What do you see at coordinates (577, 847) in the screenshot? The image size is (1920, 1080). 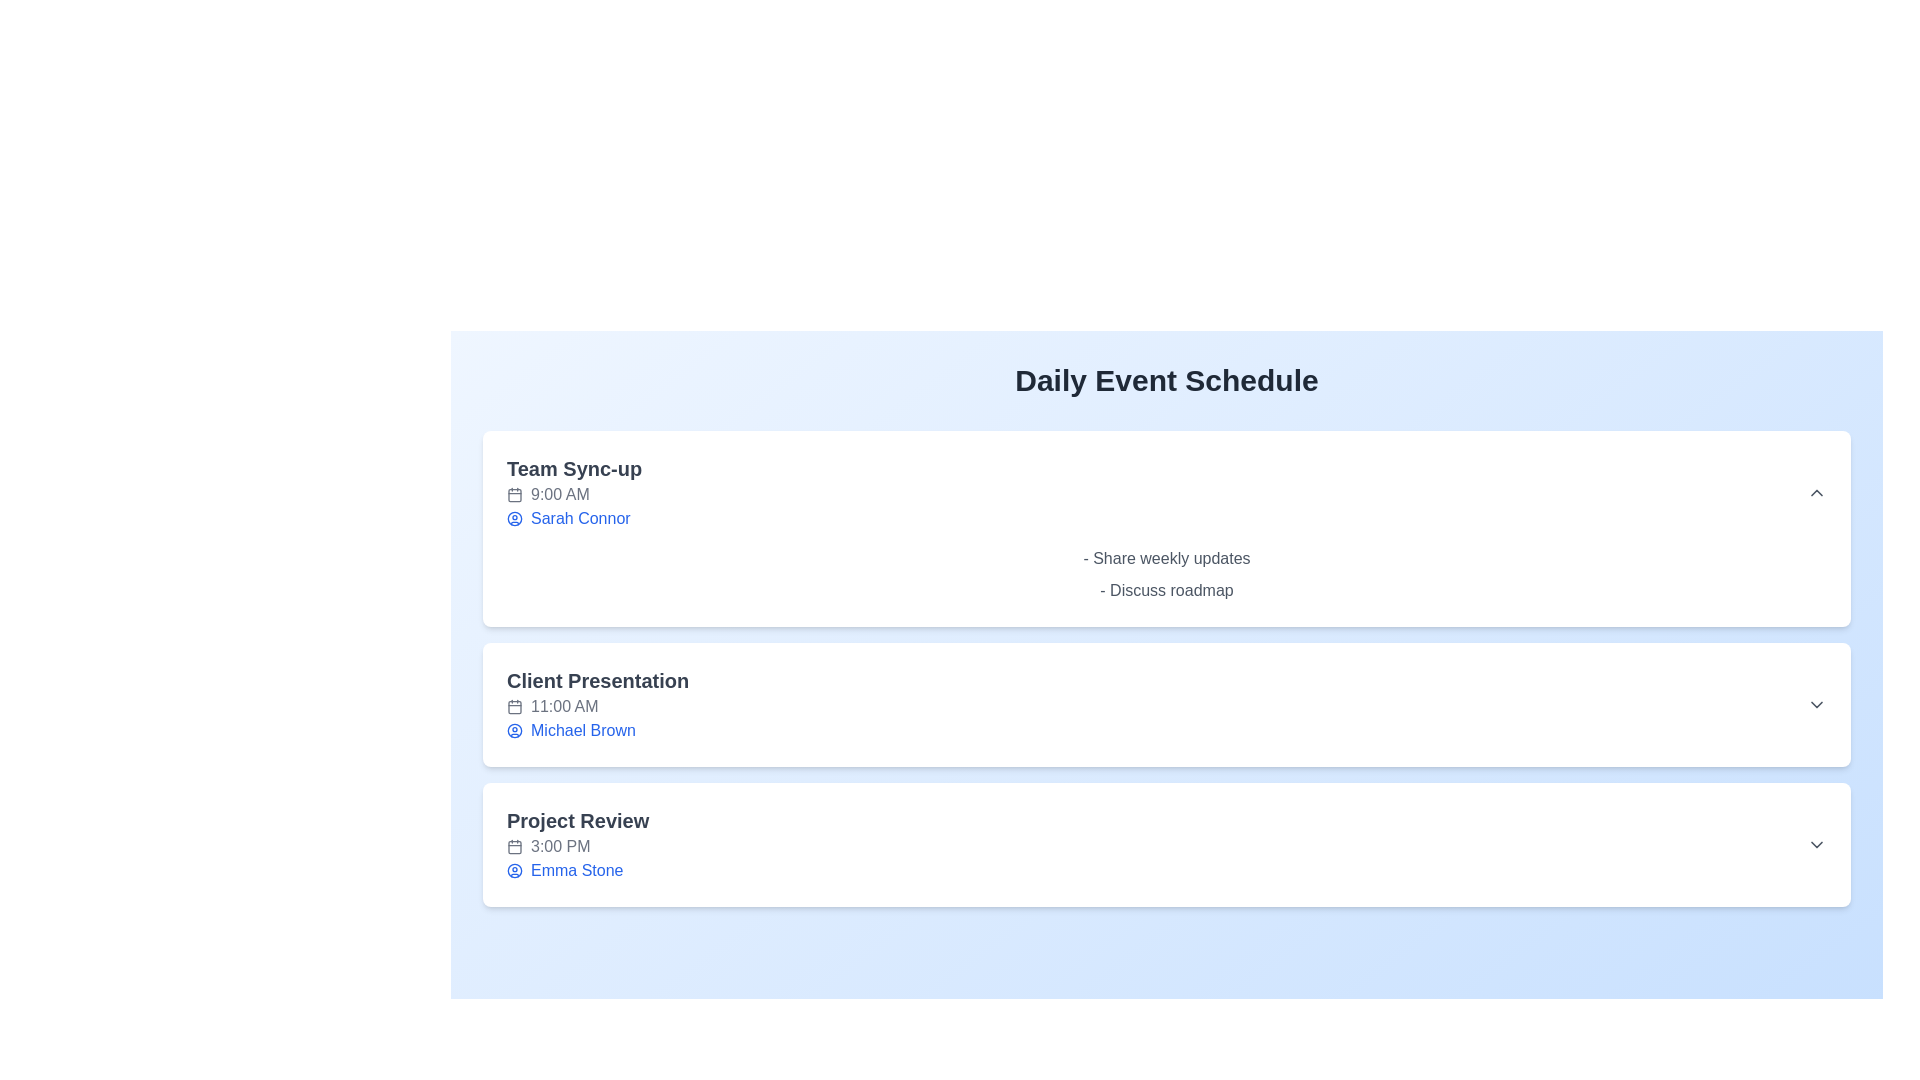 I see `time displayed in the Time element showing '3:00 PM' with a calendar icon, located under the 'Project Review' heading` at bounding box center [577, 847].